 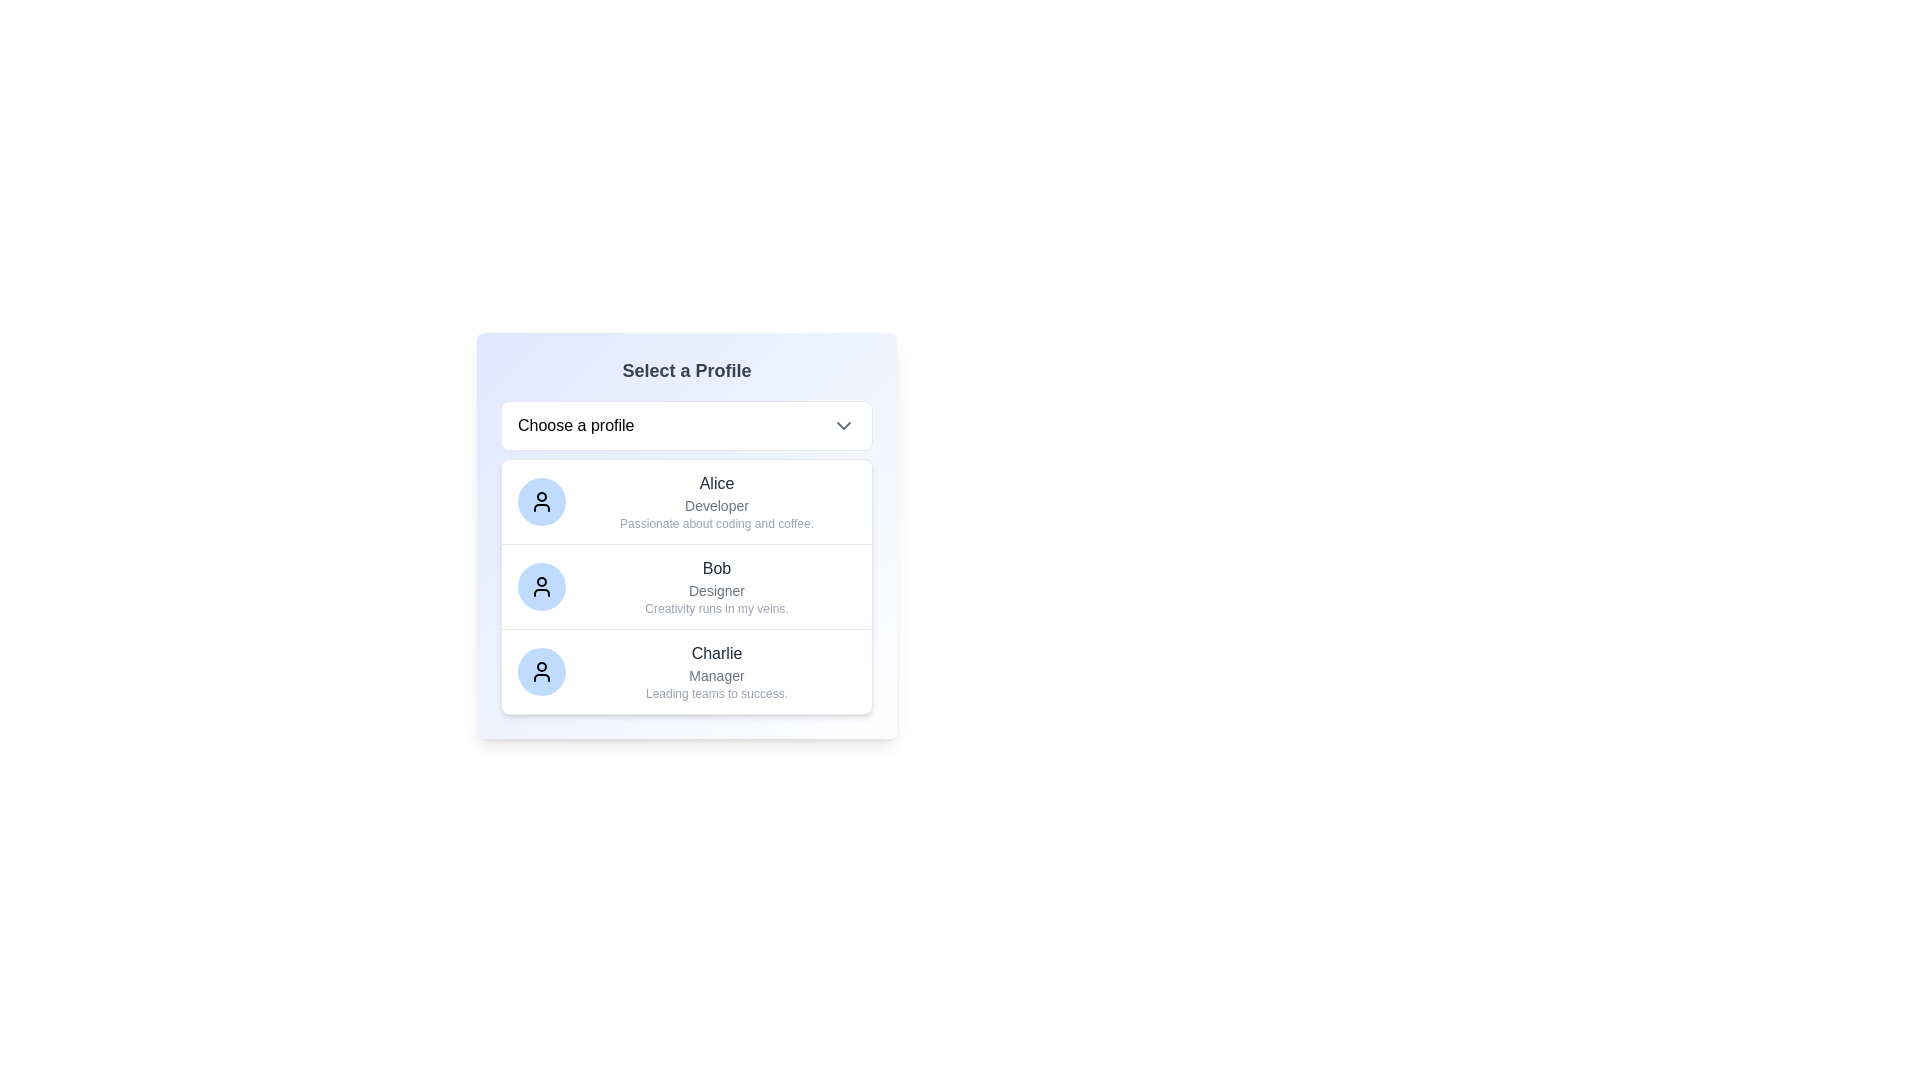 I want to click on the text element 'Designer' which is styled in a small gray font and located in the profile section under the name 'Bob', so click(x=716, y=589).